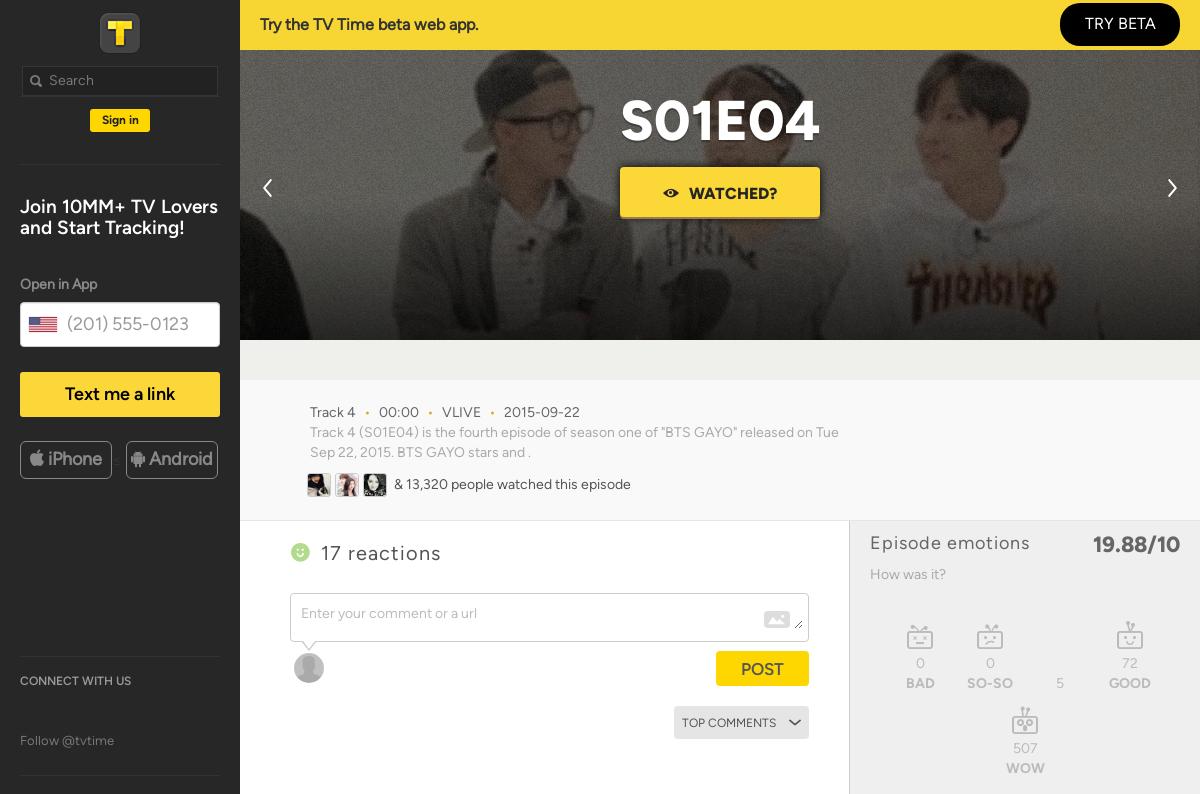 The height and width of the screenshot is (794, 1200). Describe the element at coordinates (75, 457) in the screenshot. I see `'iPhone'` at that location.